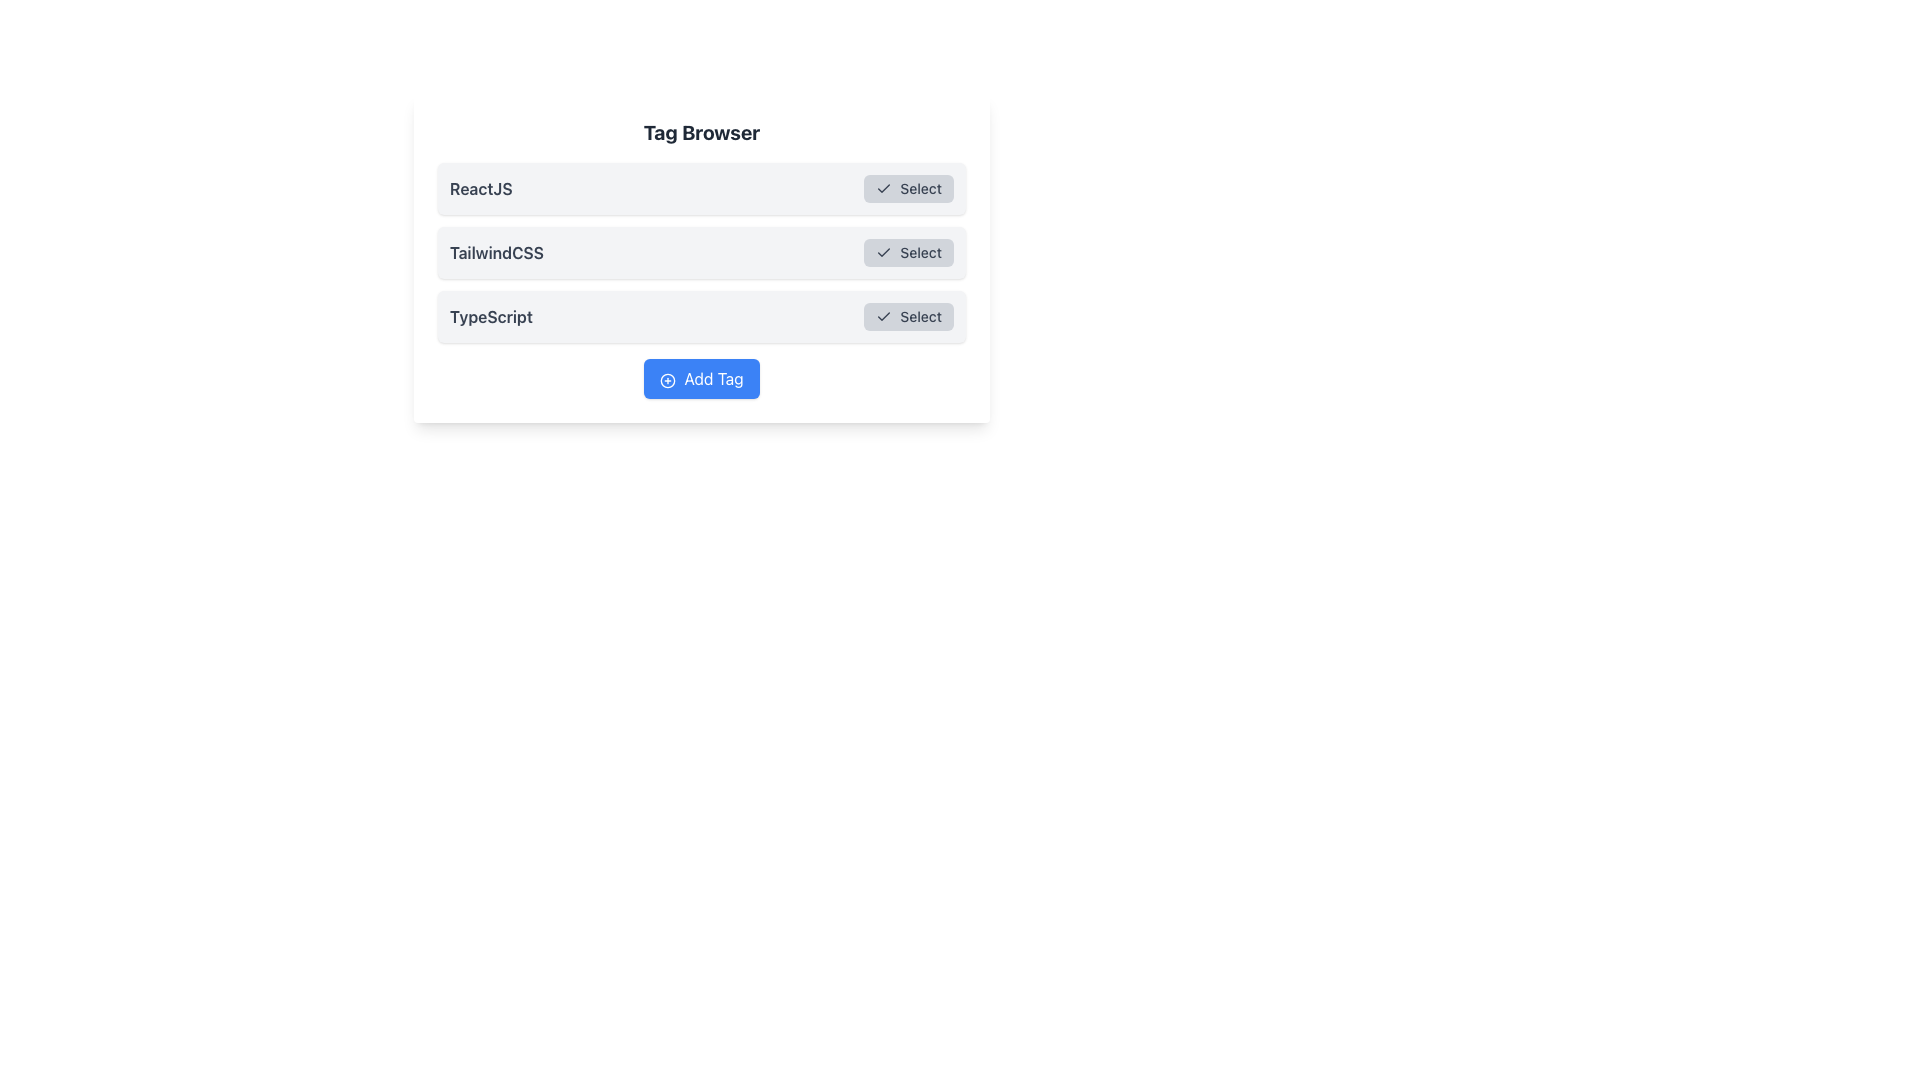 This screenshot has width=1920, height=1080. Describe the element at coordinates (668, 380) in the screenshot. I see `the circular '+' icon located to the left of the 'Add Tag' text within the blue button with rounded corners` at that location.